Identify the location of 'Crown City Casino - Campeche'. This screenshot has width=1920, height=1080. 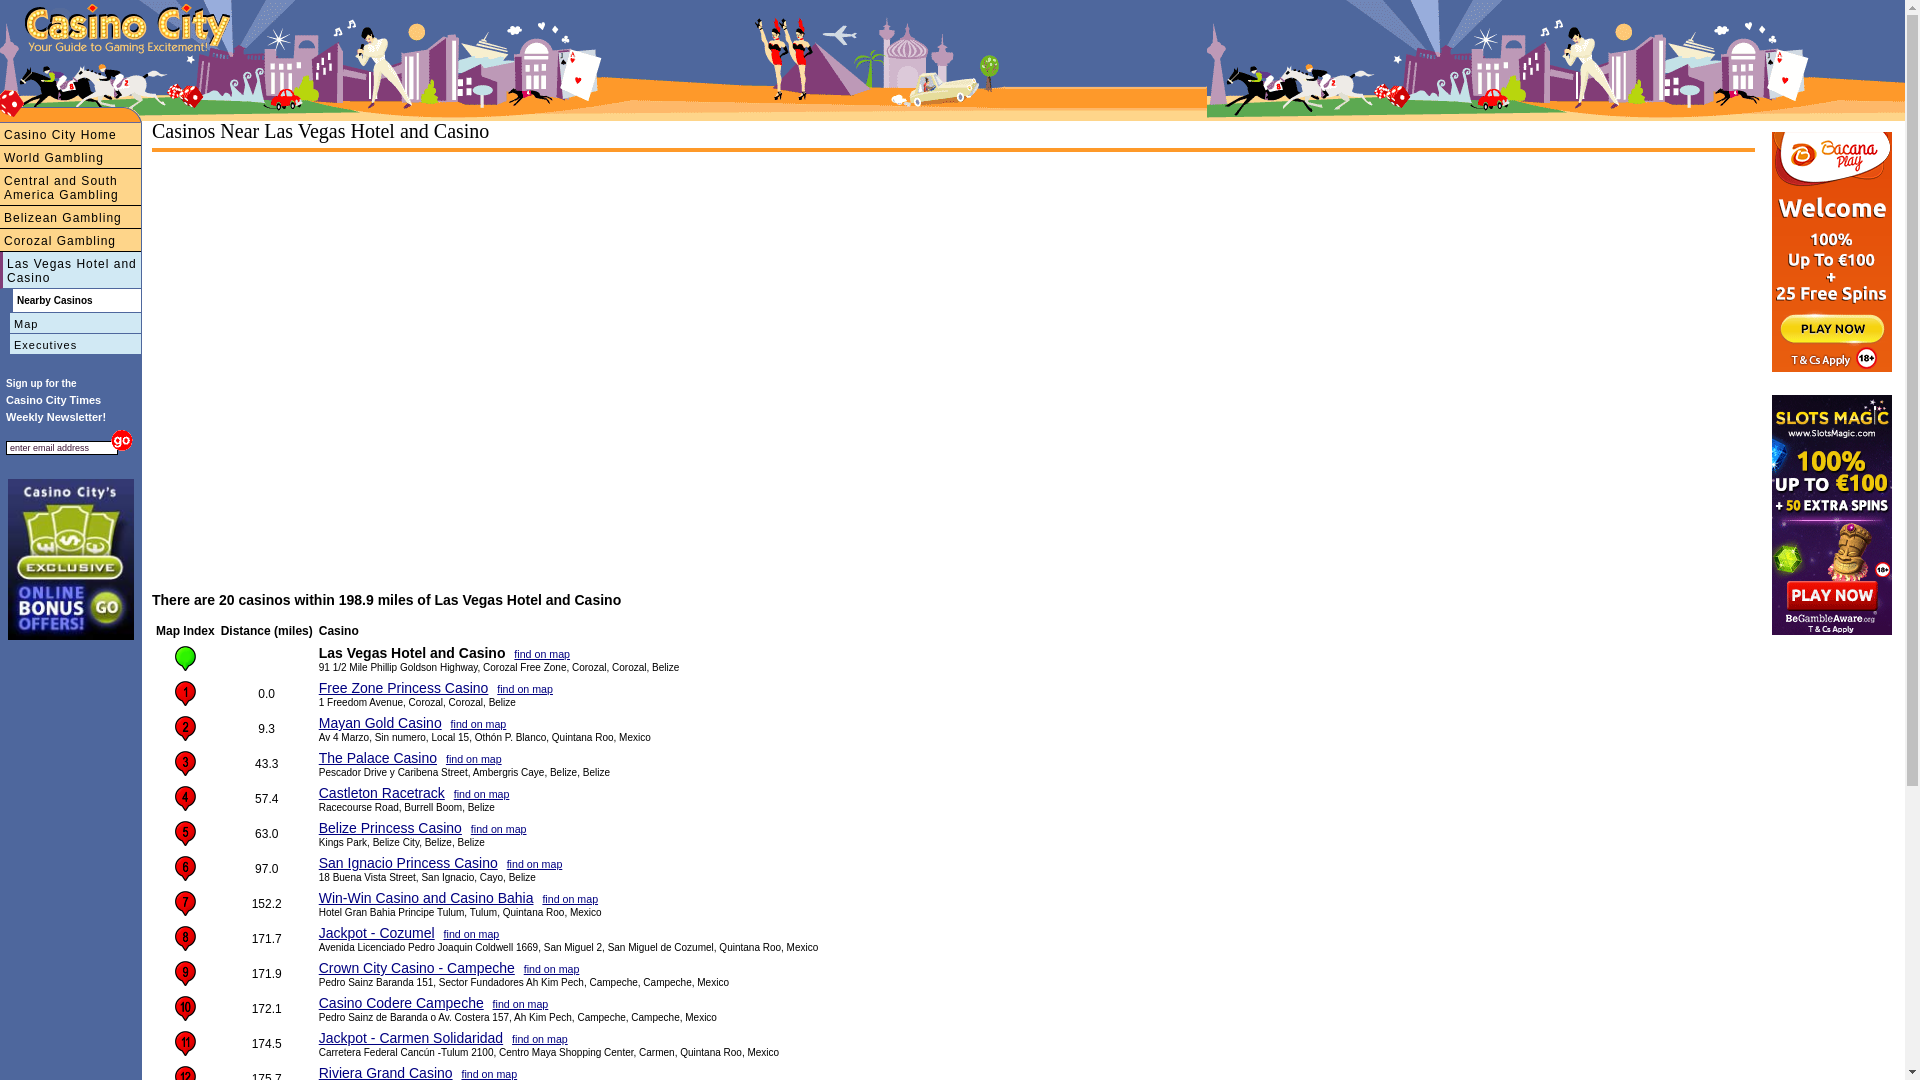
(416, 967).